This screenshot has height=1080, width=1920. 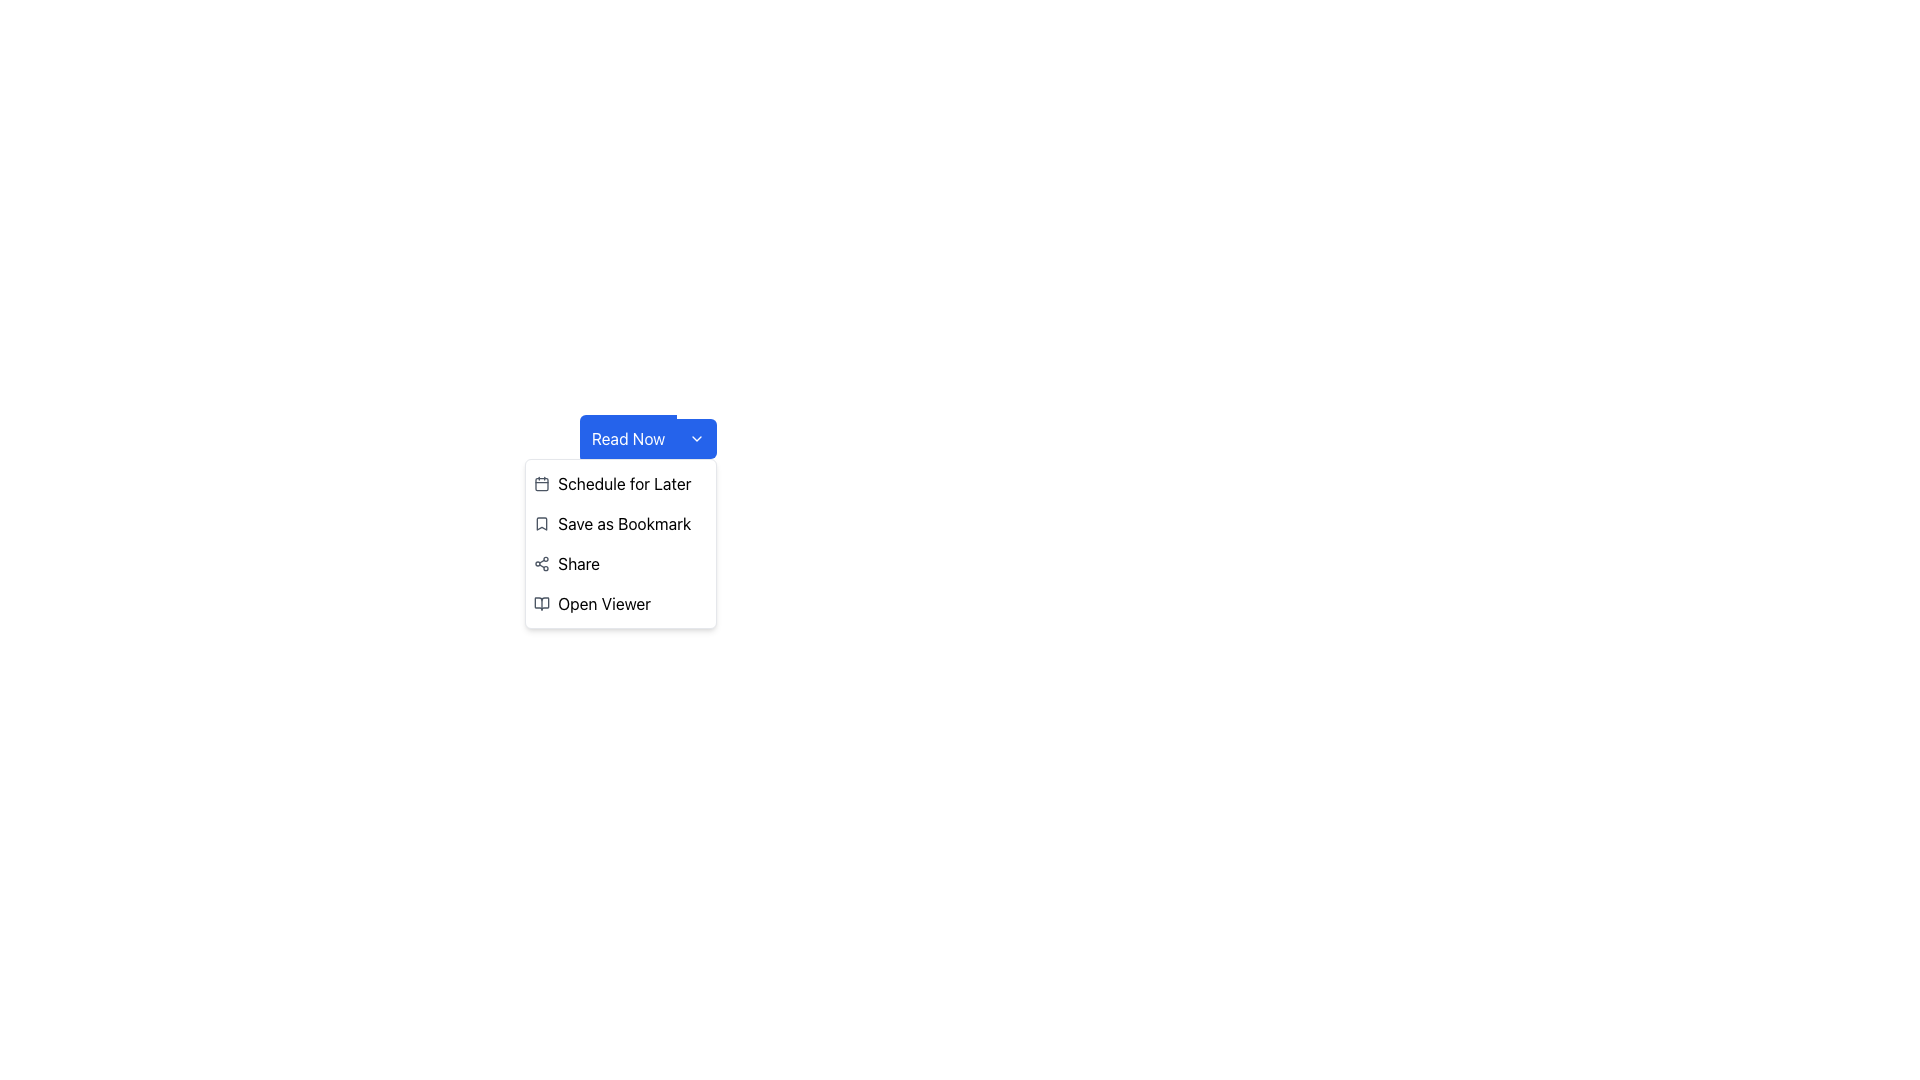 What do you see at coordinates (620, 523) in the screenshot?
I see `the second clickable list item with an icon and text, which allows users to save content as a bookmark, positioned below the 'Read Now' button and above the 'Share' option` at bounding box center [620, 523].